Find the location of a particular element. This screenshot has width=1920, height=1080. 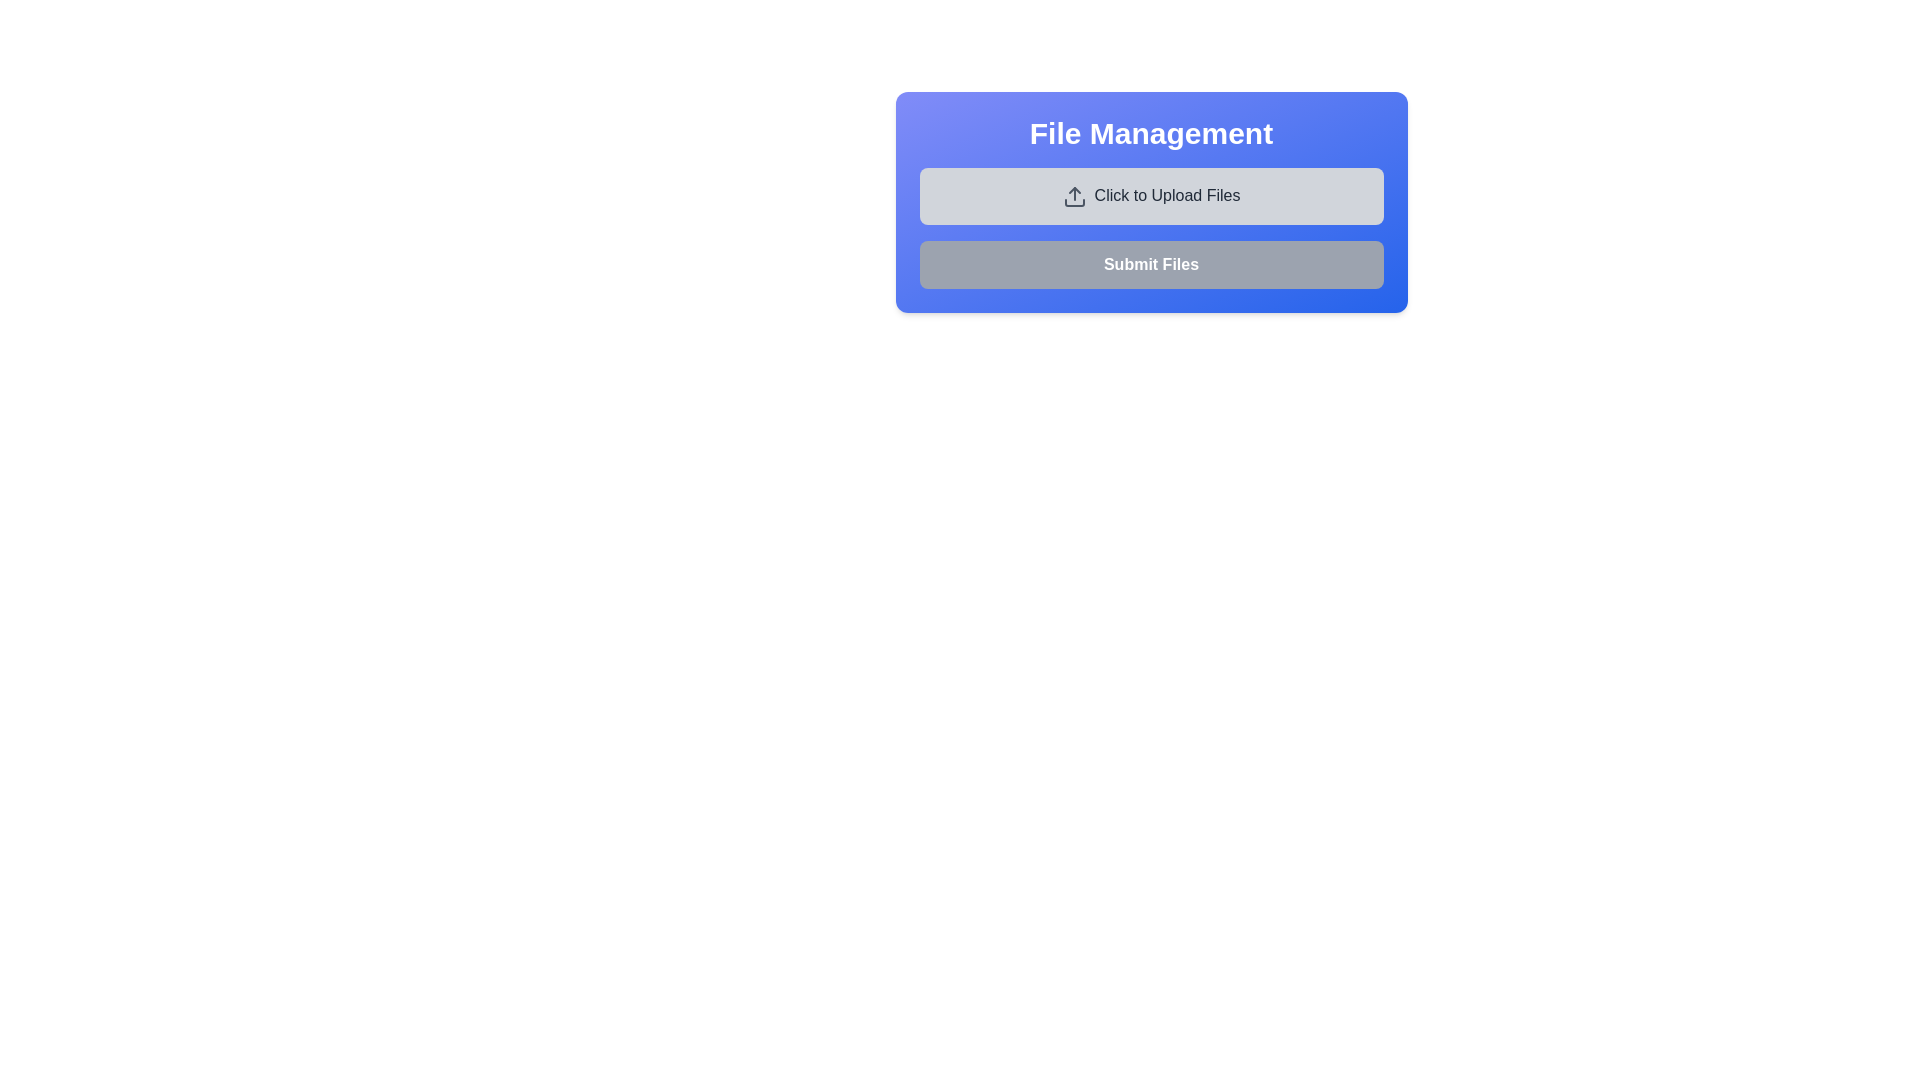

the large rectangular button labeled 'Click to Upload Files' is located at coordinates (1151, 196).